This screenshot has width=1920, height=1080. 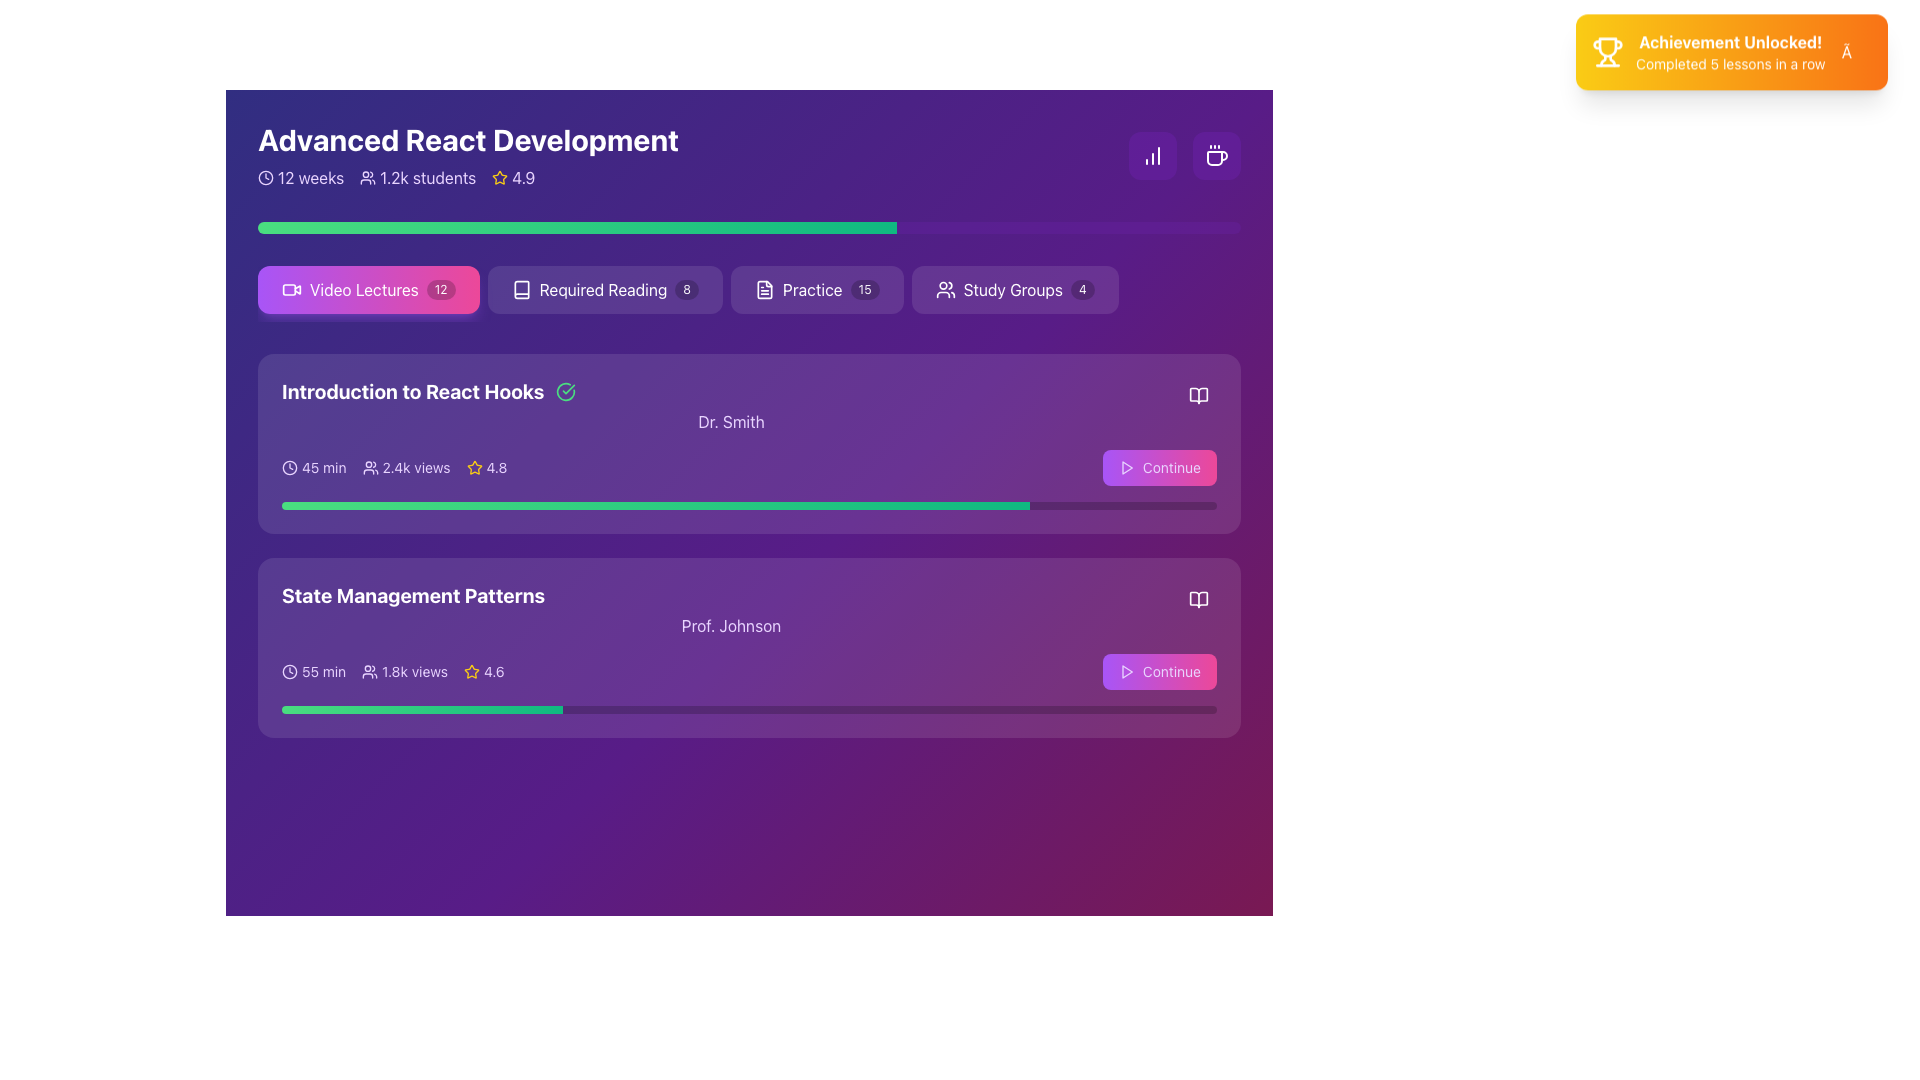 What do you see at coordinates (288, 467) in the screenshot?
I see `the time duration icon located to the left of the '45 min' text in the 'Introduction to React Hooks' section to interact with it` at bounding box center [288, 467].